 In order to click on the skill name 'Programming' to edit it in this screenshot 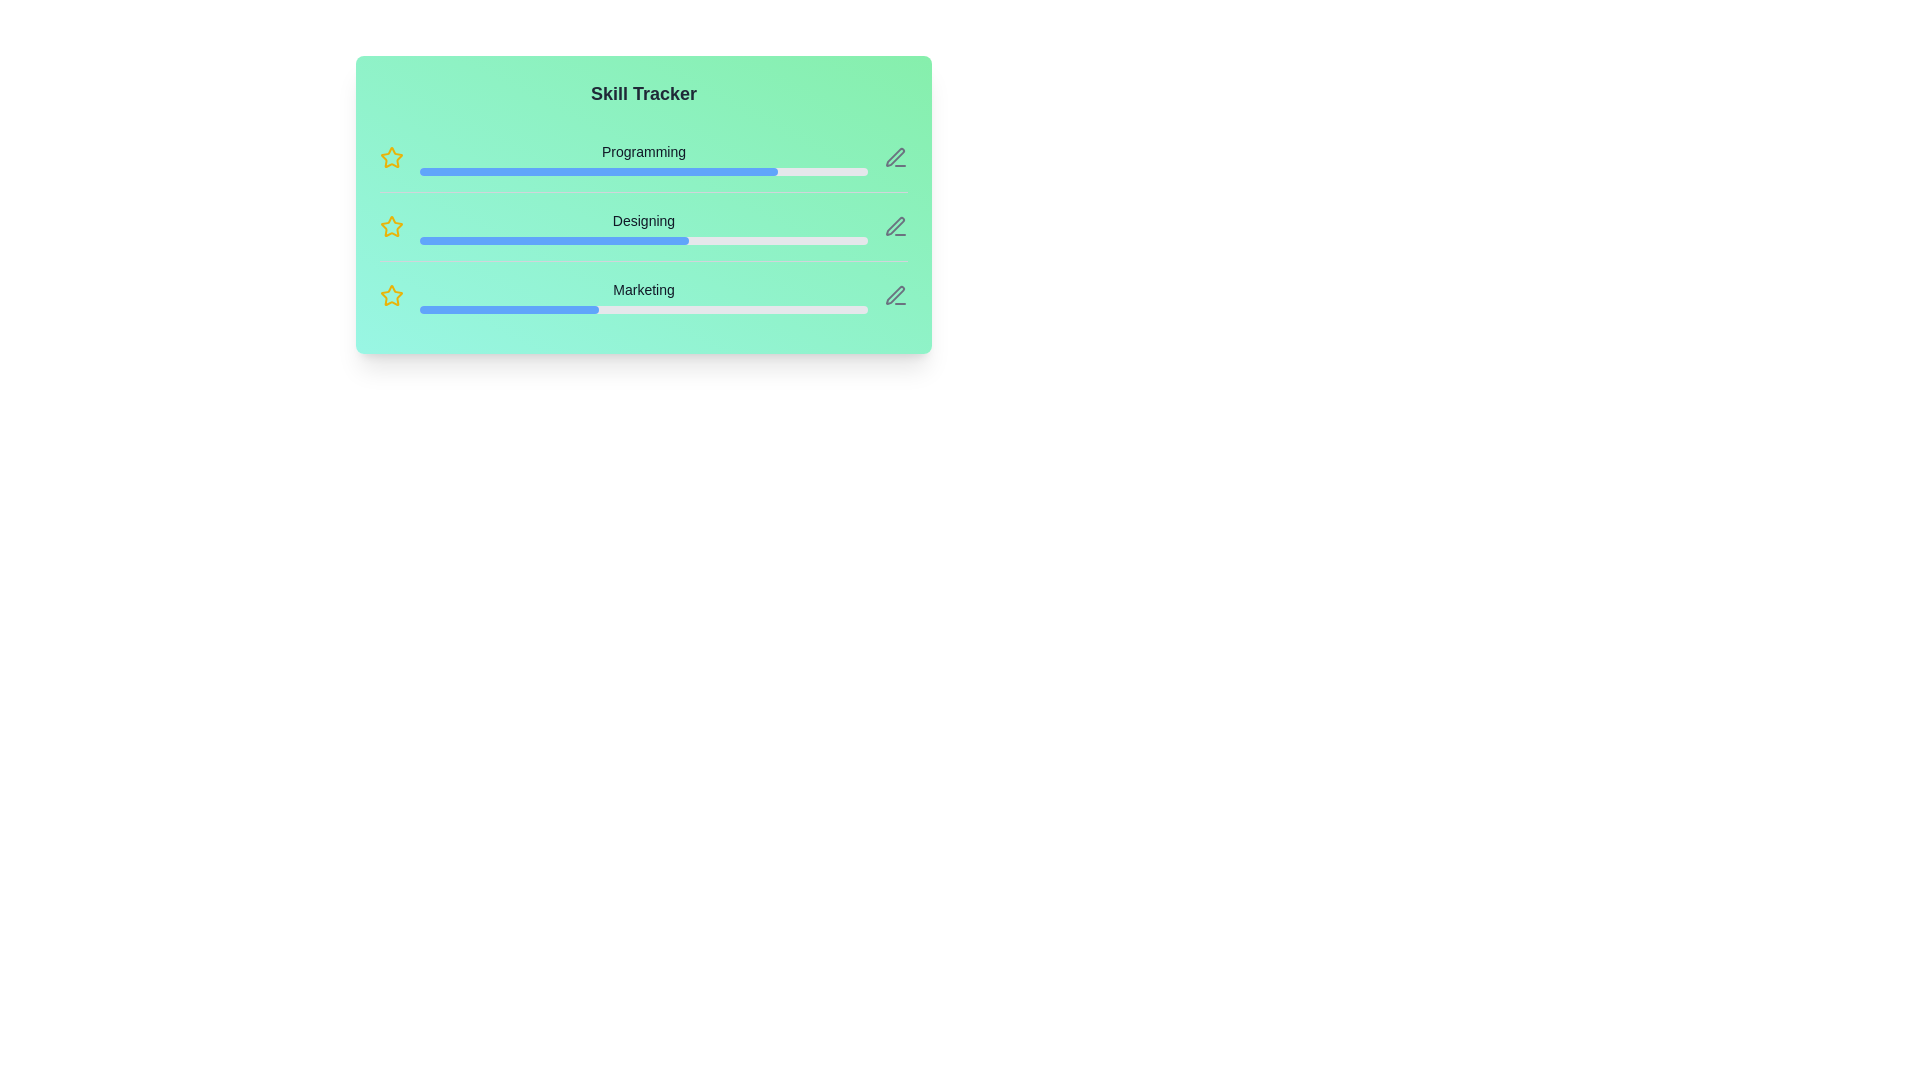, I will do `click(643, 150)`.